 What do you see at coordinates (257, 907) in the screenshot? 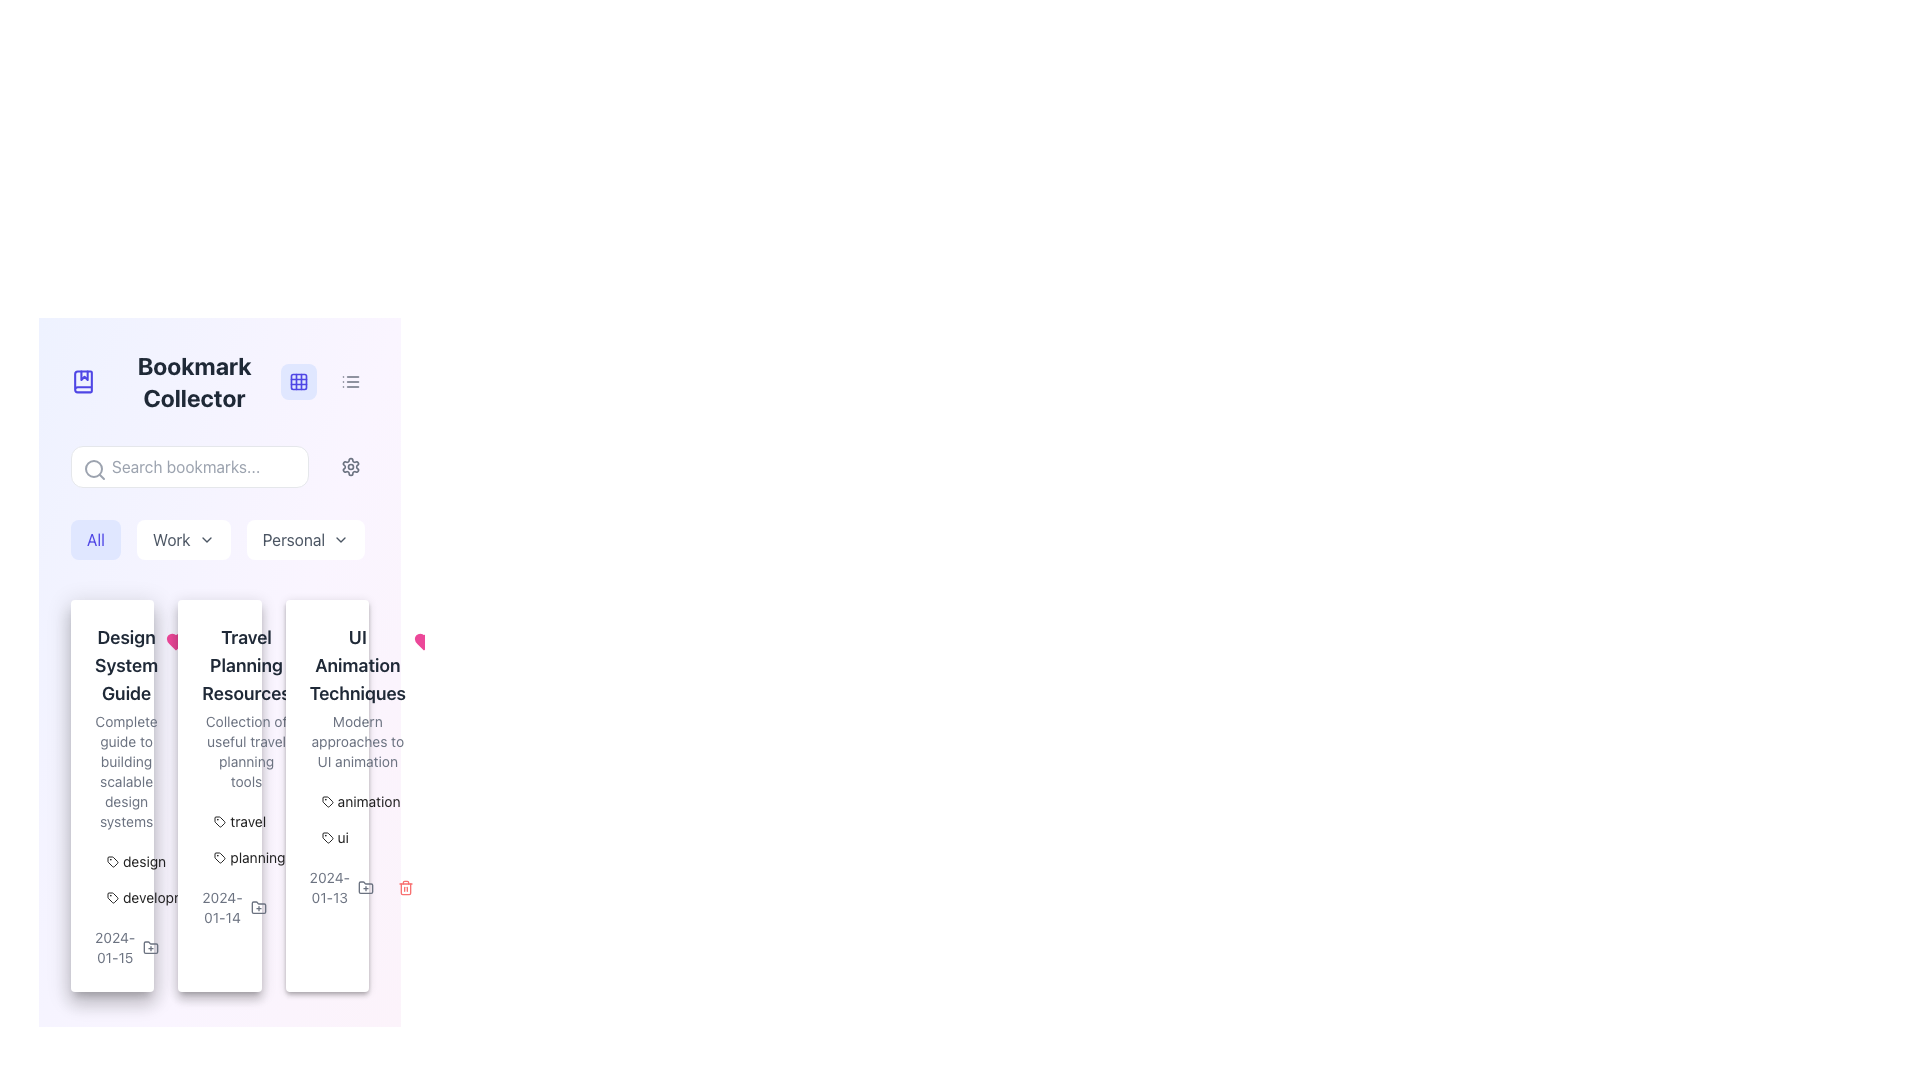
I see `the add-to-folder button located at the bottom right corner of the 'Travel Planning Resources' card, below the date '2024-01-14'` at bounding box center [257, 907].